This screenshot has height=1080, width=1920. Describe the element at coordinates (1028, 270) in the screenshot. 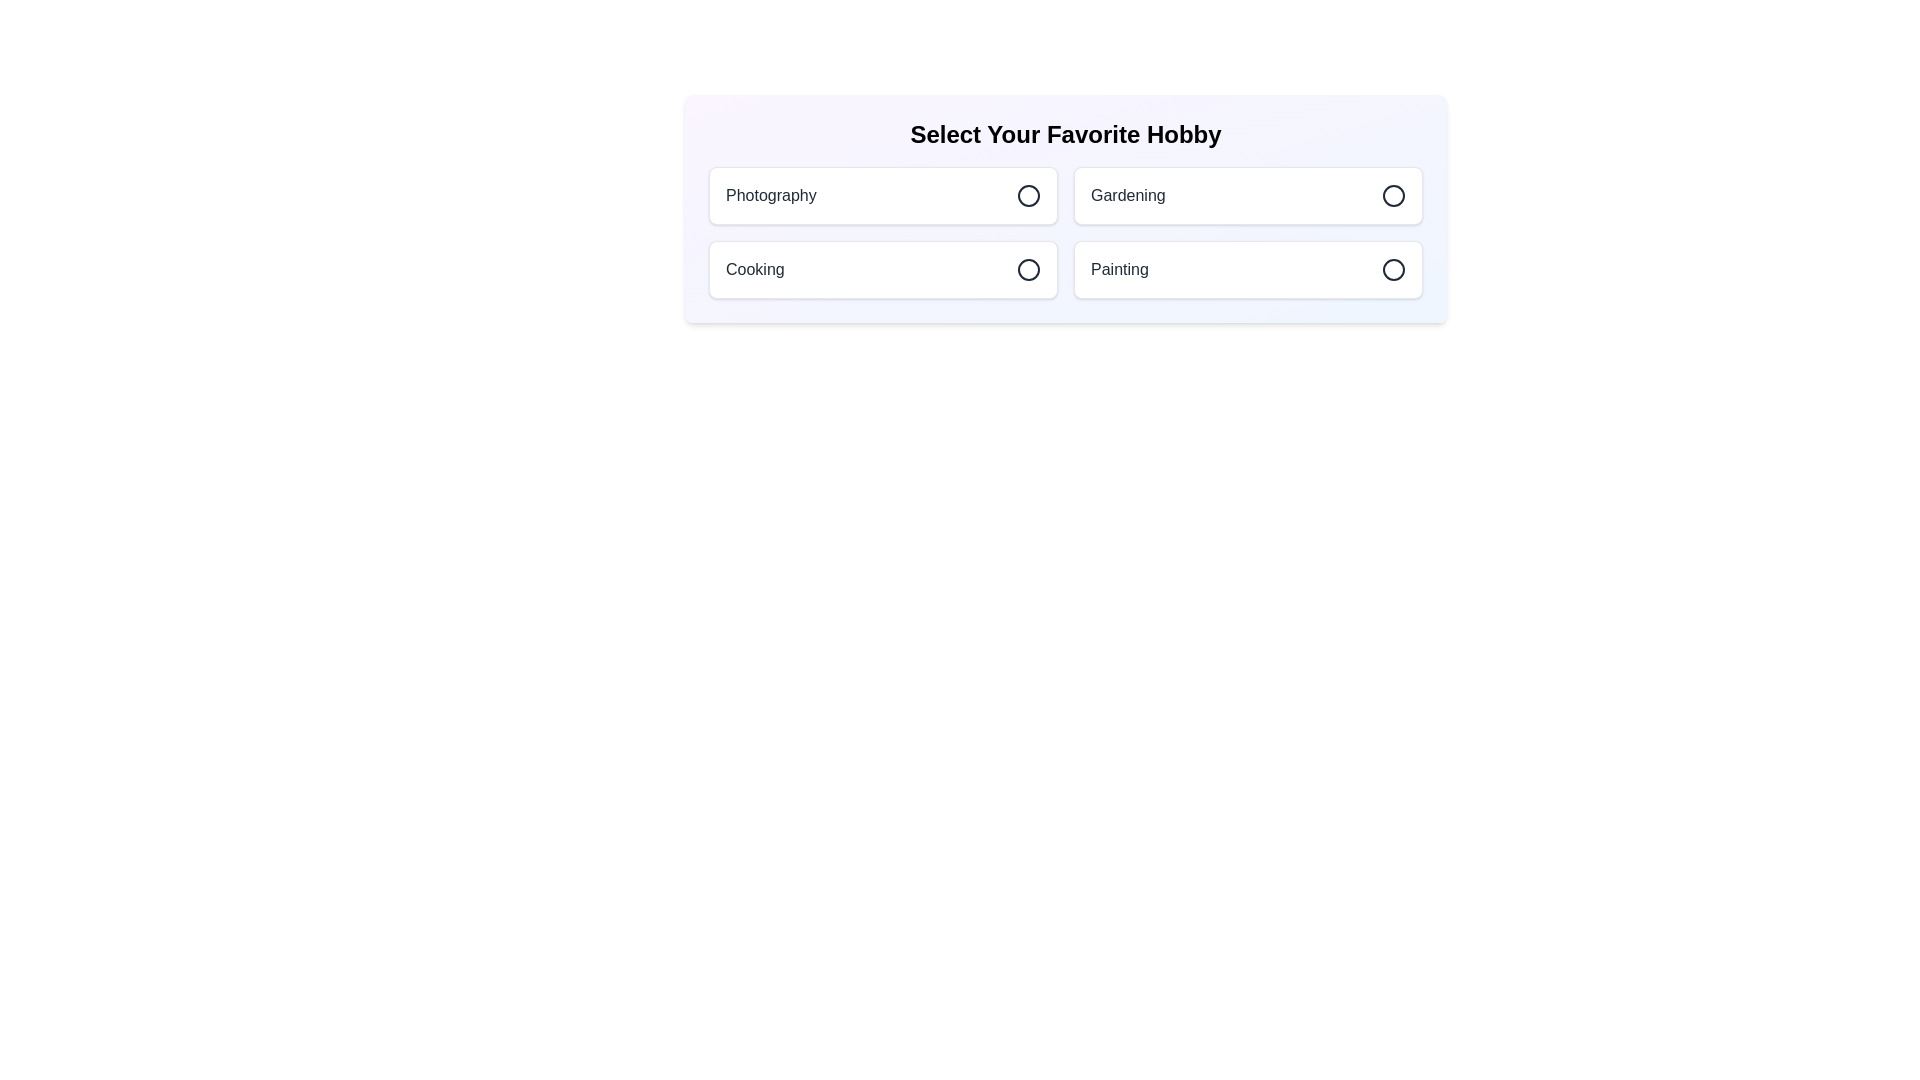

I see `the circular selector within the radio button labeled 'Cooking' to deselect it` at that location.